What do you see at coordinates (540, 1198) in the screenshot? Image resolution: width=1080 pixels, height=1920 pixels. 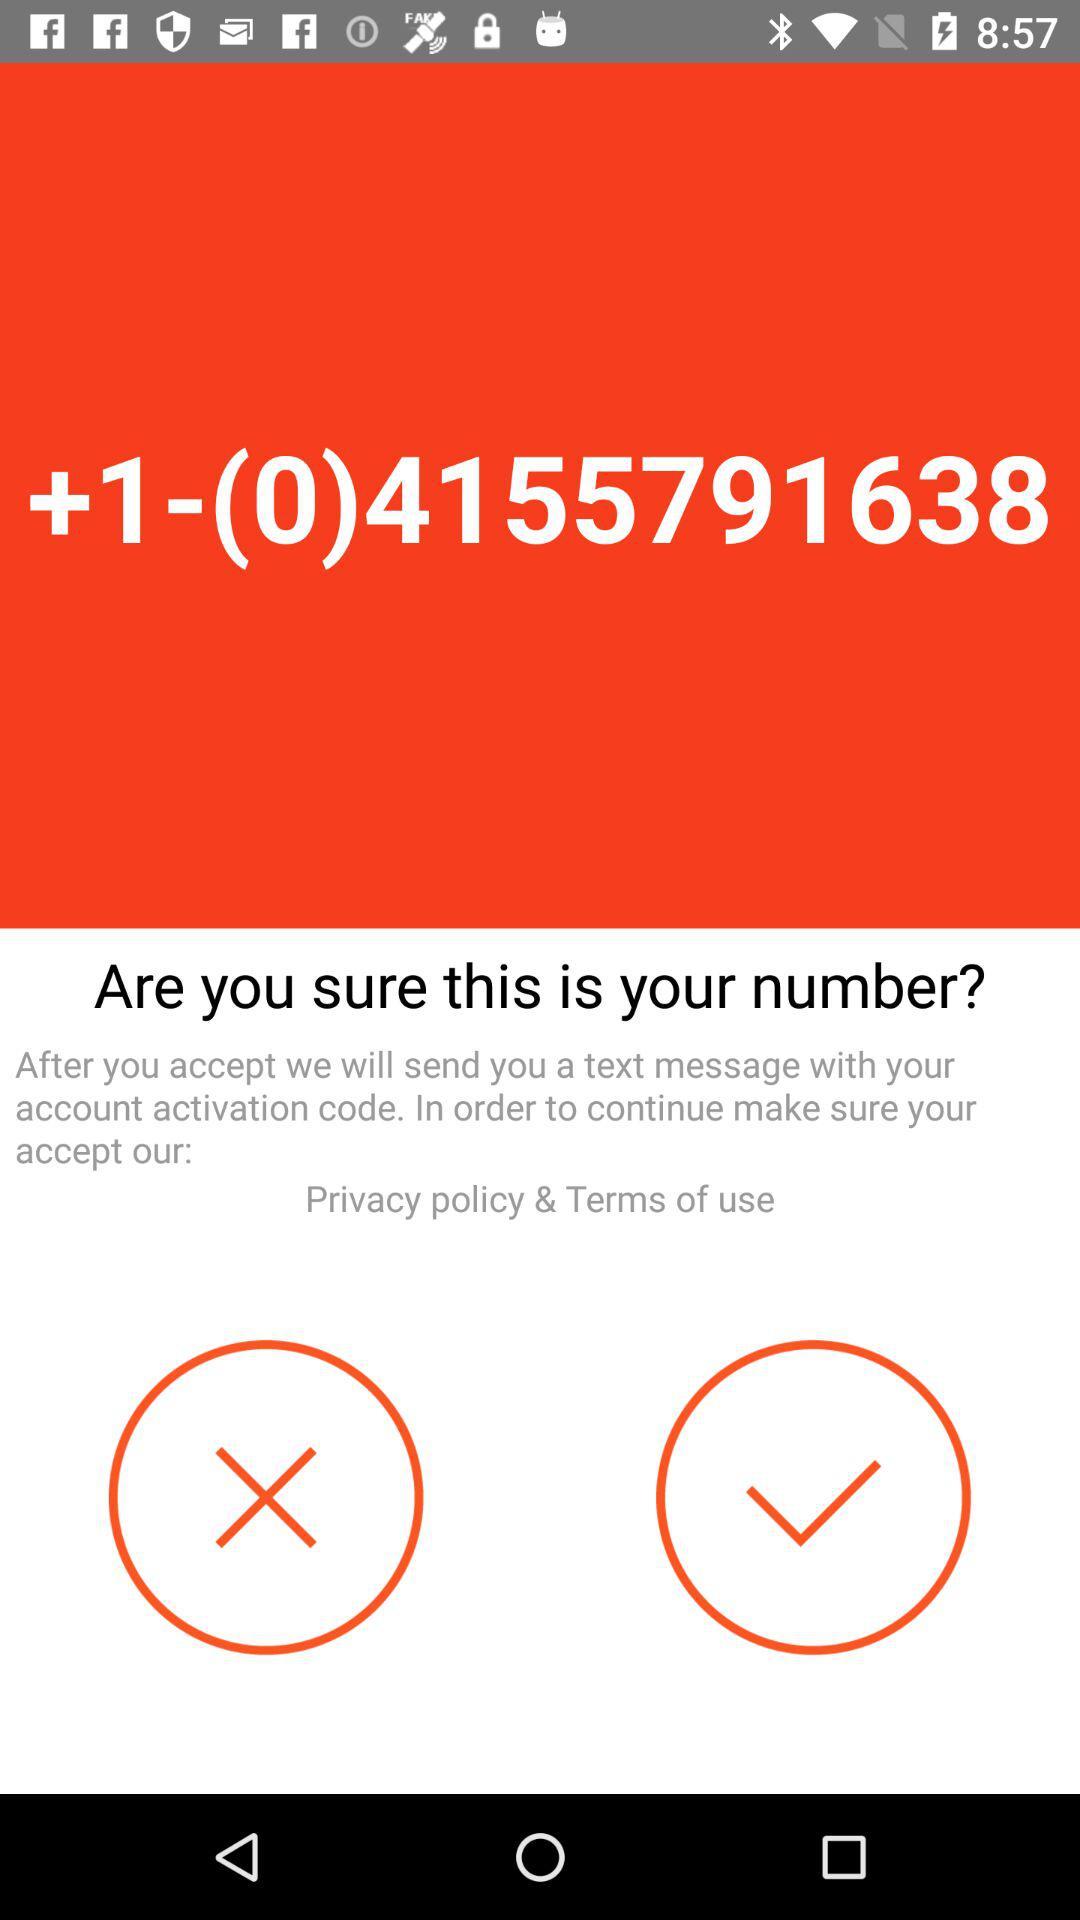 I see `icon below after you accept` at bounding box center [540, 1198].